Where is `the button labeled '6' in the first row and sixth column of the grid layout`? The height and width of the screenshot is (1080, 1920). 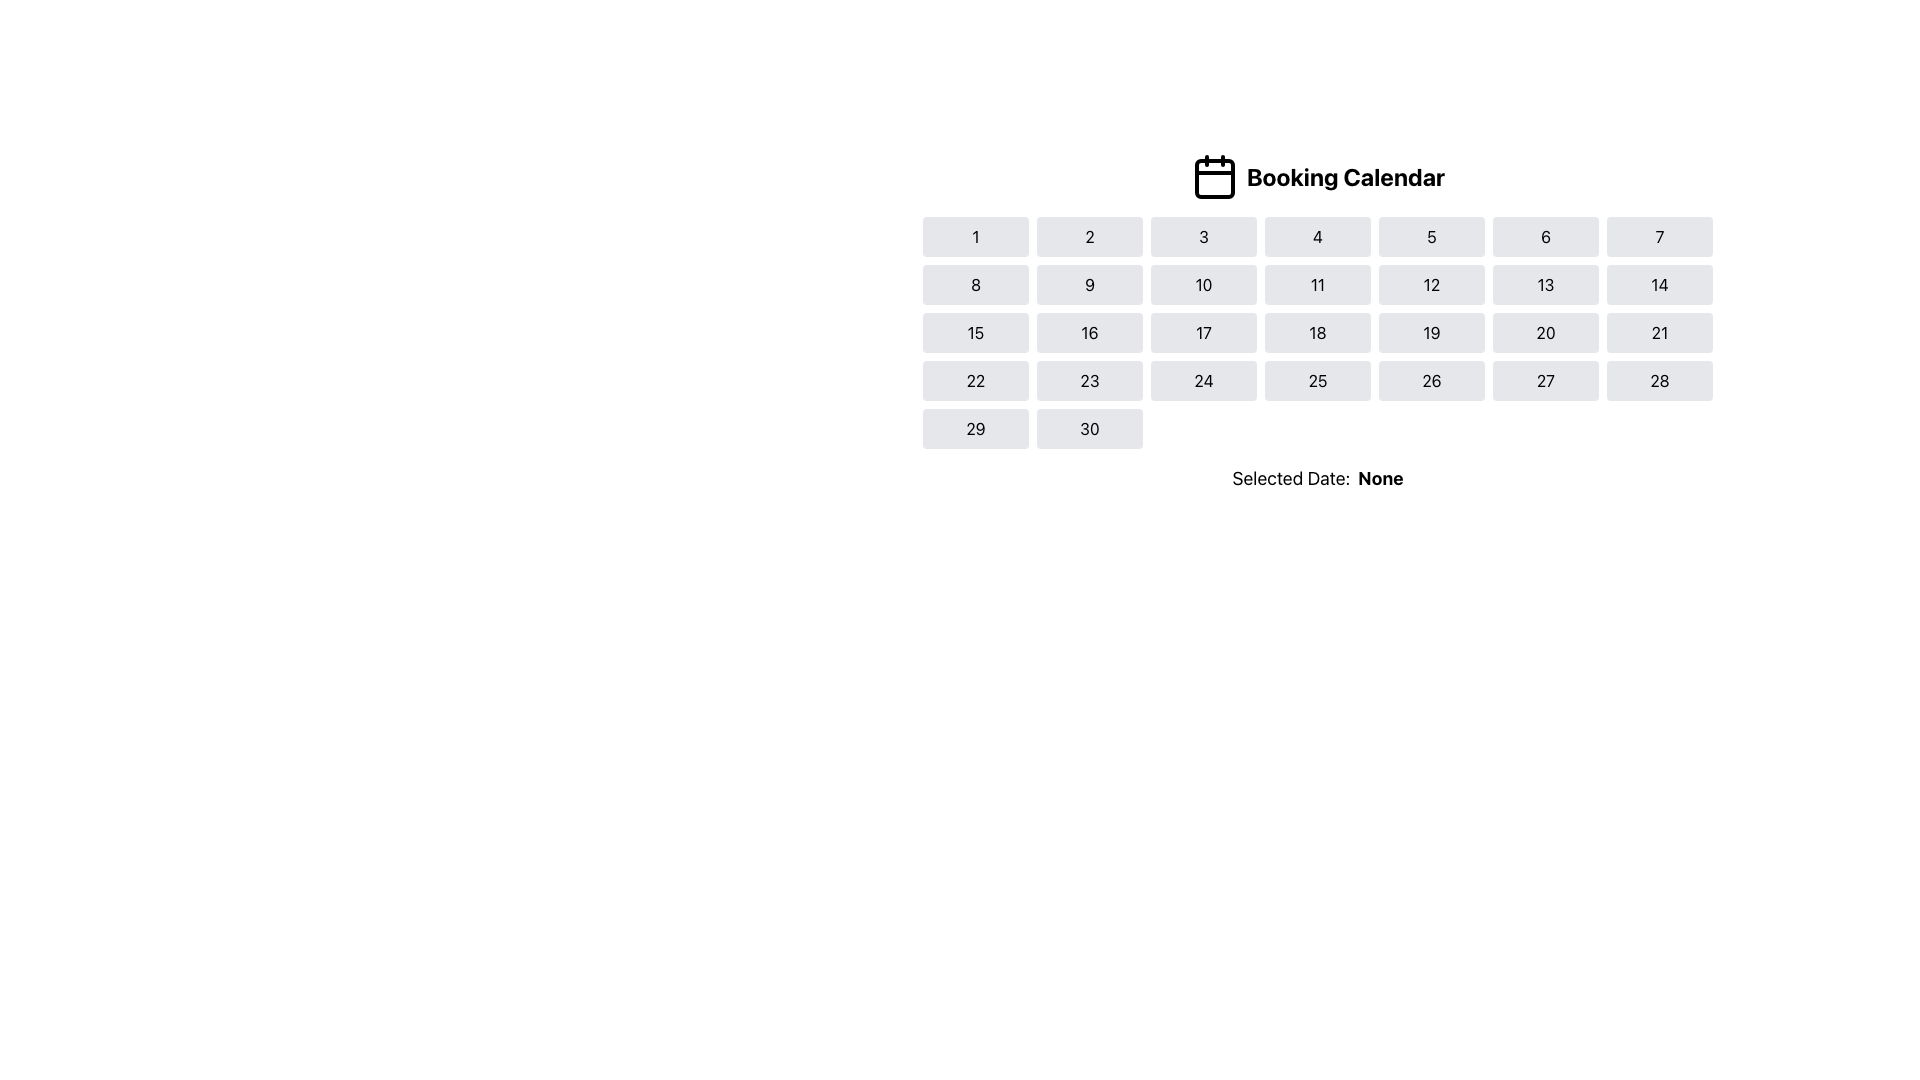
the button labeled '6' in the first row and sixth column of the grid layout is located at coordinates (1544, 235).